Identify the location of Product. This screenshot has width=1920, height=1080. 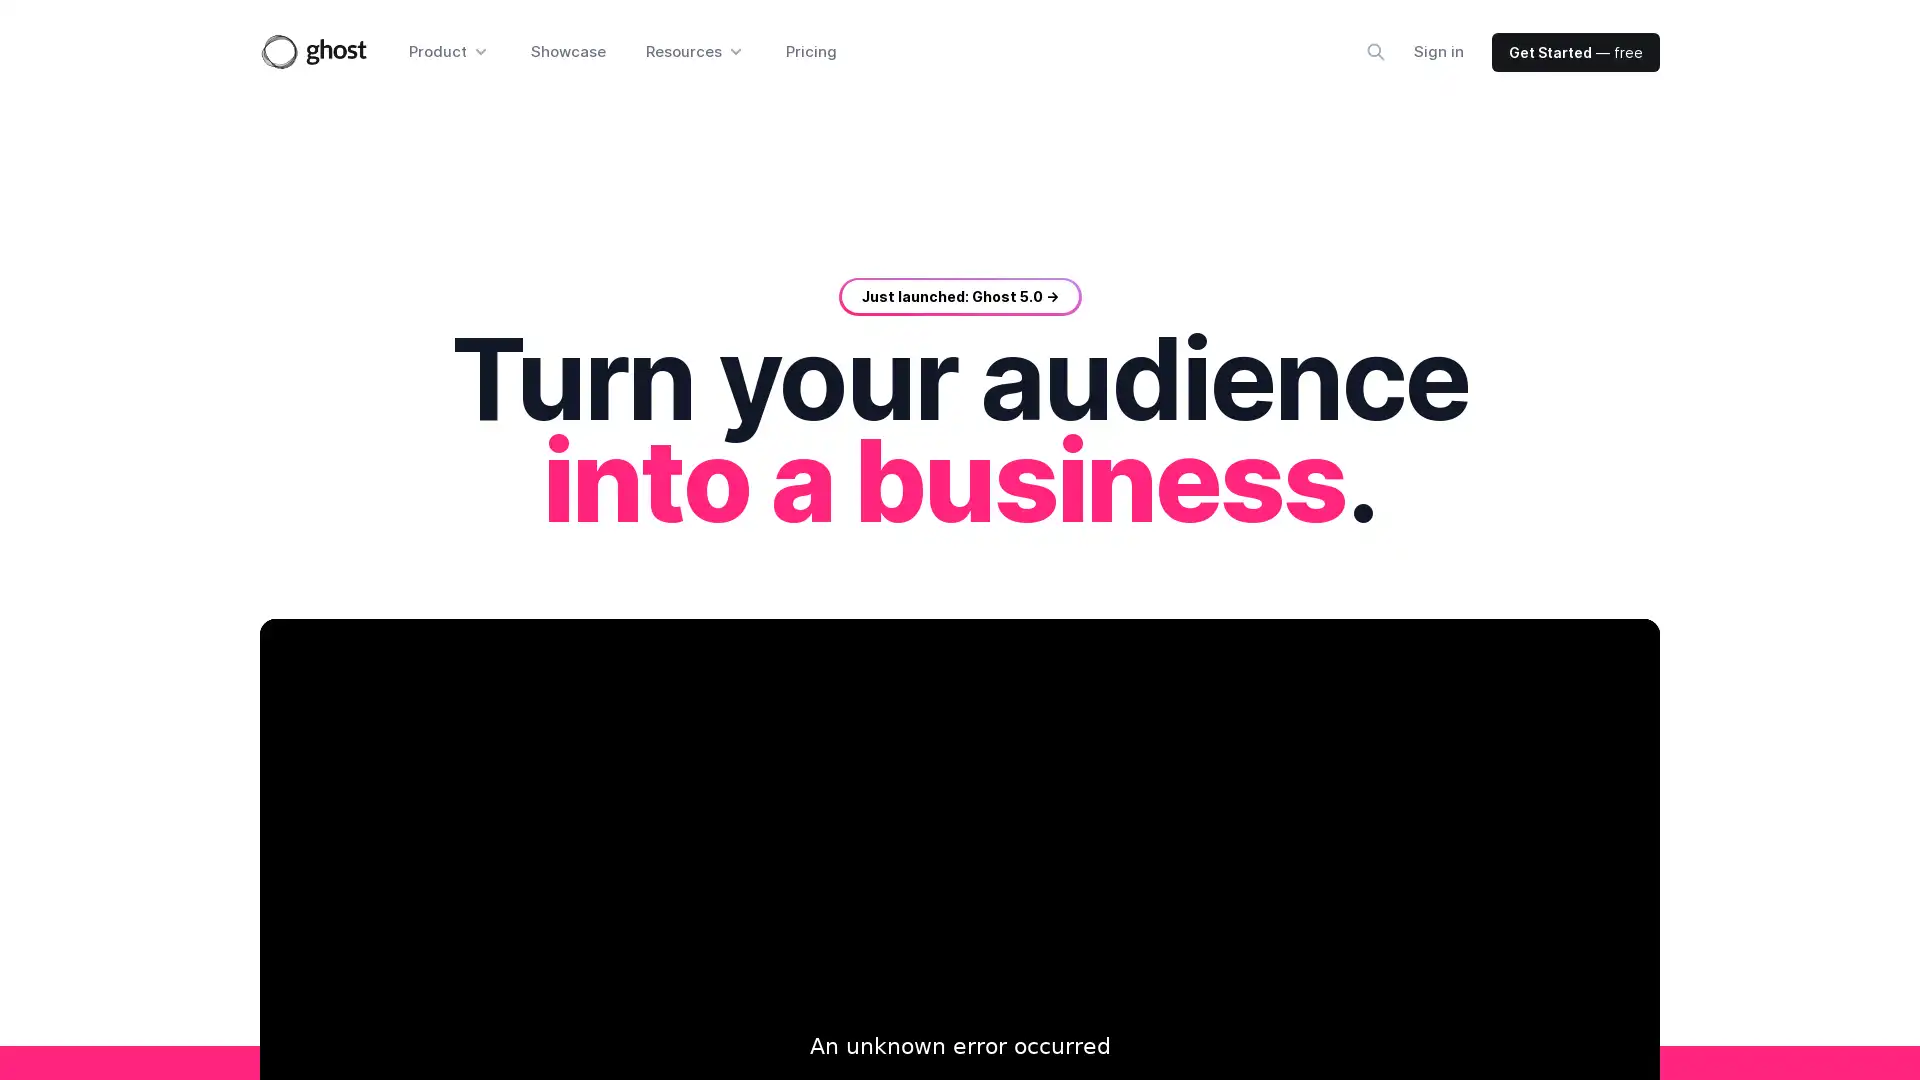
(448, 50).